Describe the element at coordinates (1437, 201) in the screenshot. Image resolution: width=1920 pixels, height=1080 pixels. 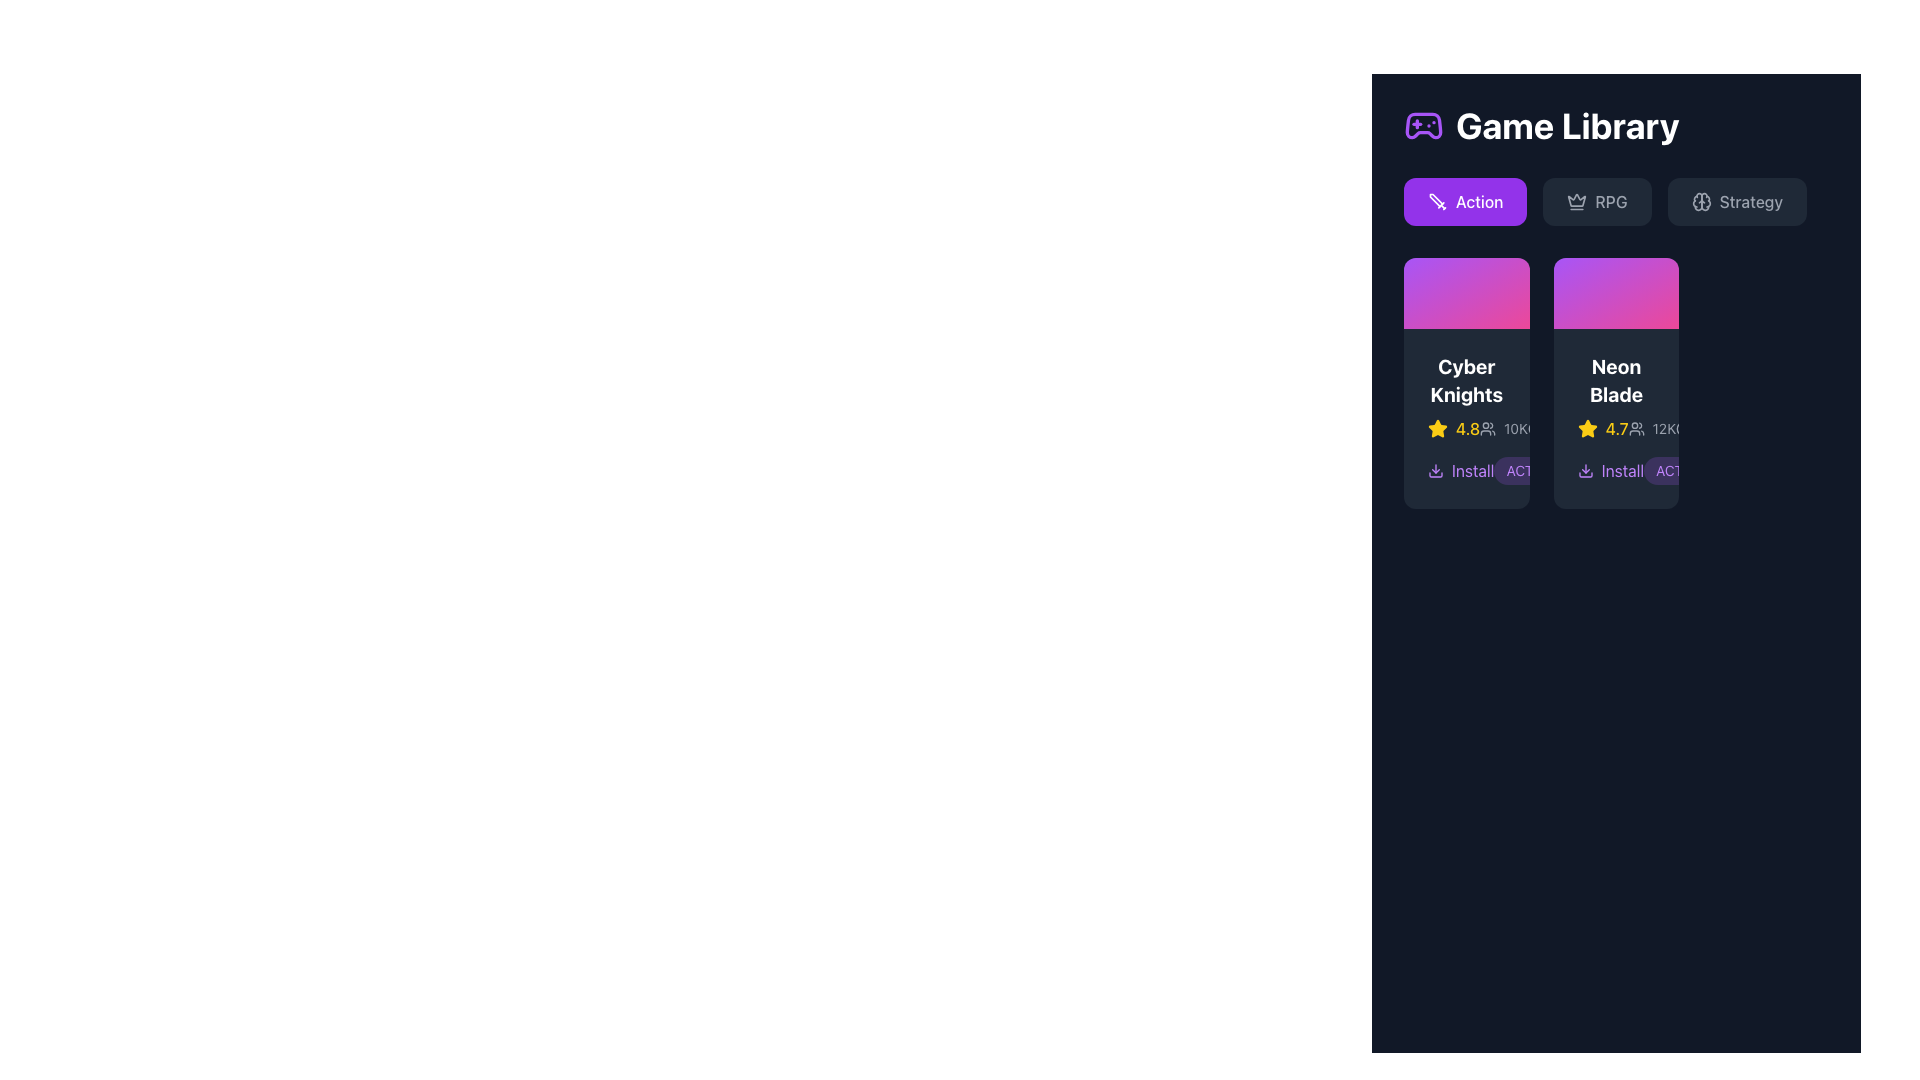
I see `the sword-shaped icon with a purple background and white outline, located to the left of the text 'Action' within the purple button under the 'Game Library' title` at that location.